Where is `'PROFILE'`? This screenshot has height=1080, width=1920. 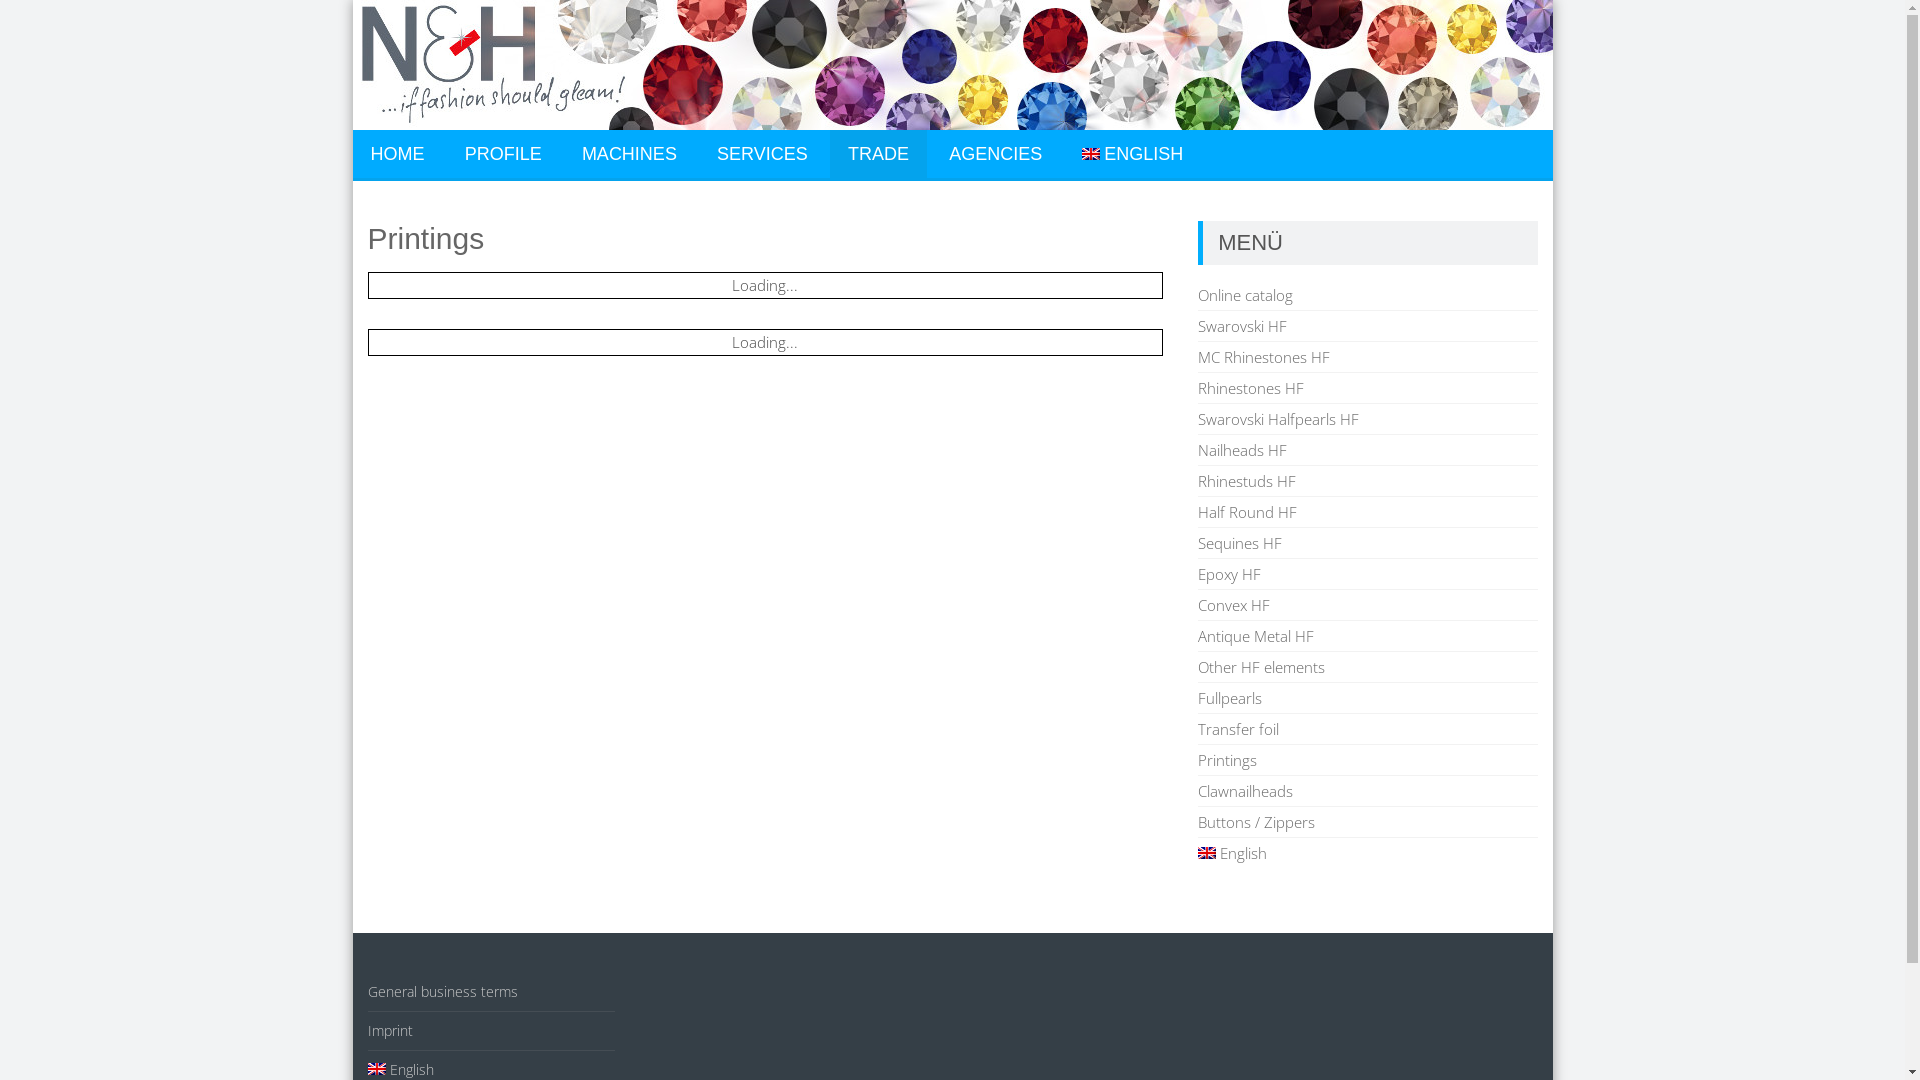 'PROFILE' is located at coordinates (445, 153).